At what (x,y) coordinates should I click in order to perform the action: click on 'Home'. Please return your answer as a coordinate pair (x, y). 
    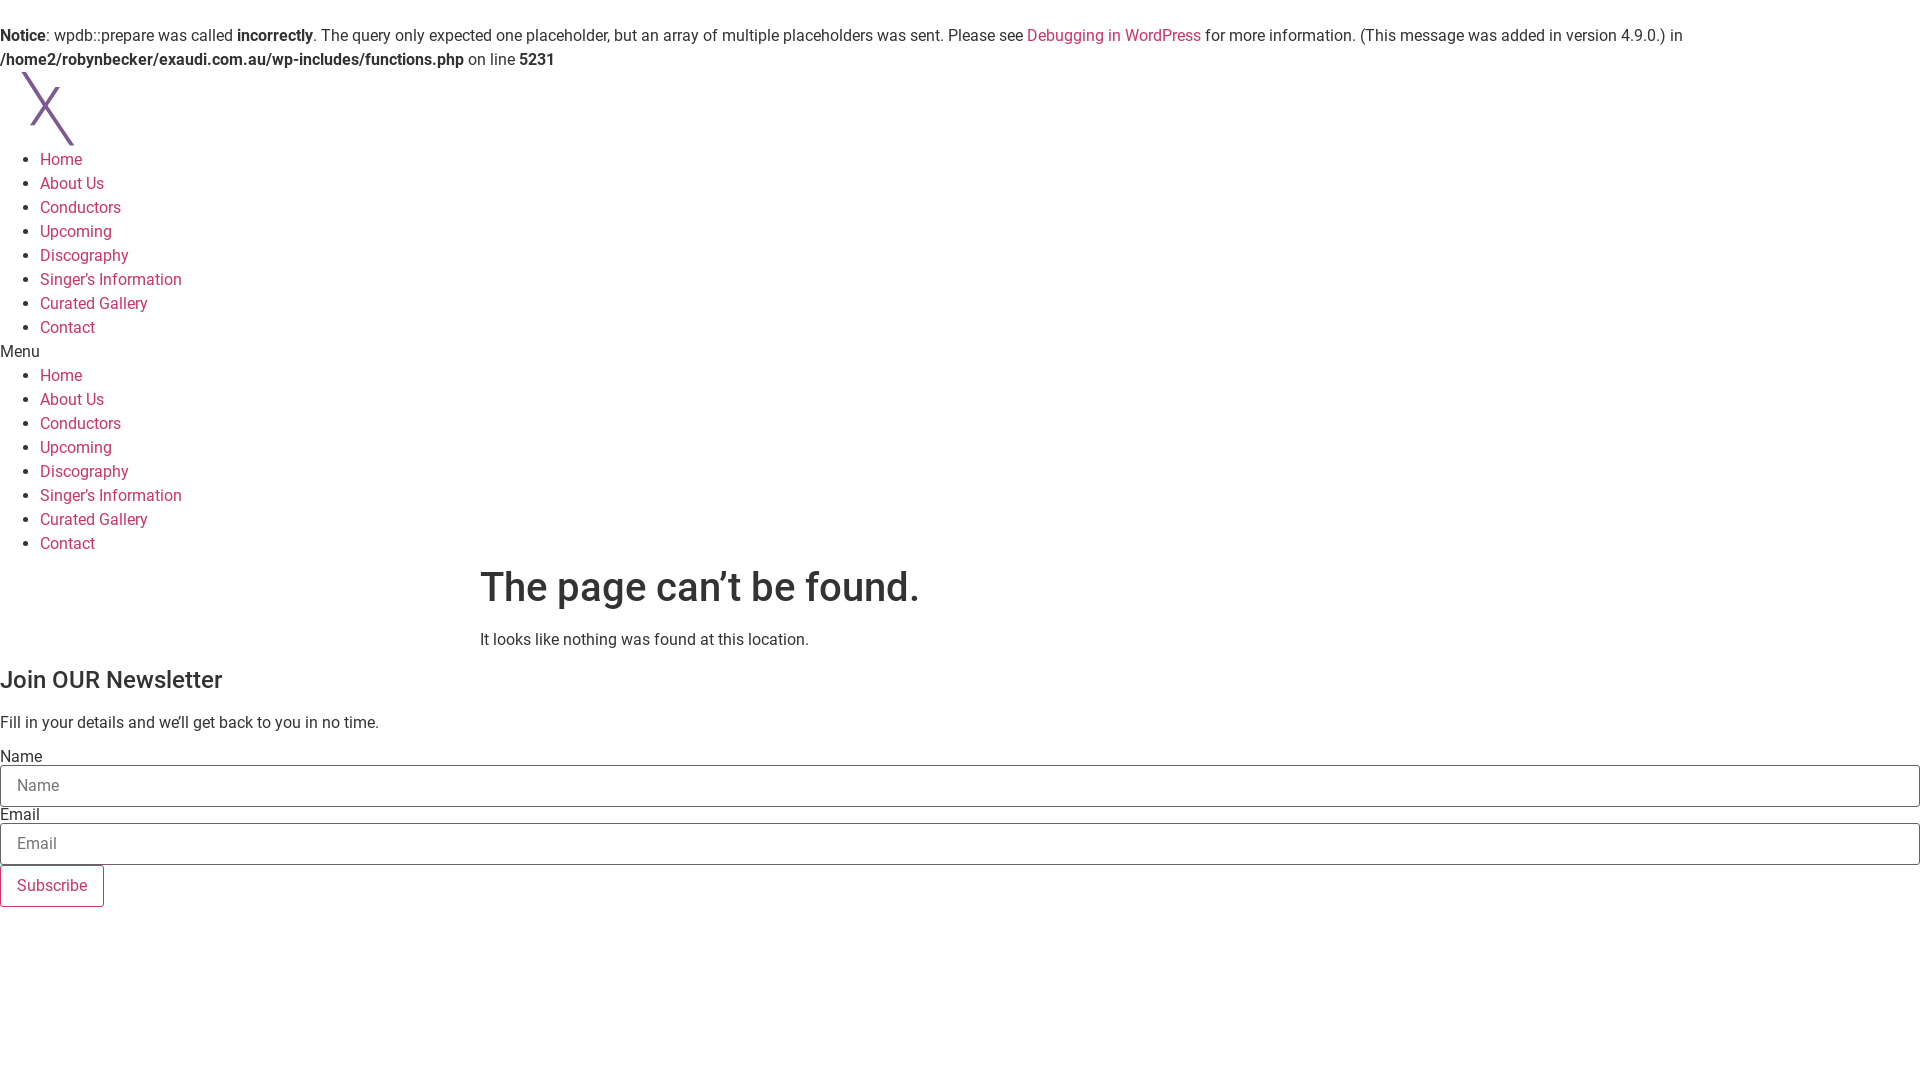
    Looking at the image, I should click on (61, 158).